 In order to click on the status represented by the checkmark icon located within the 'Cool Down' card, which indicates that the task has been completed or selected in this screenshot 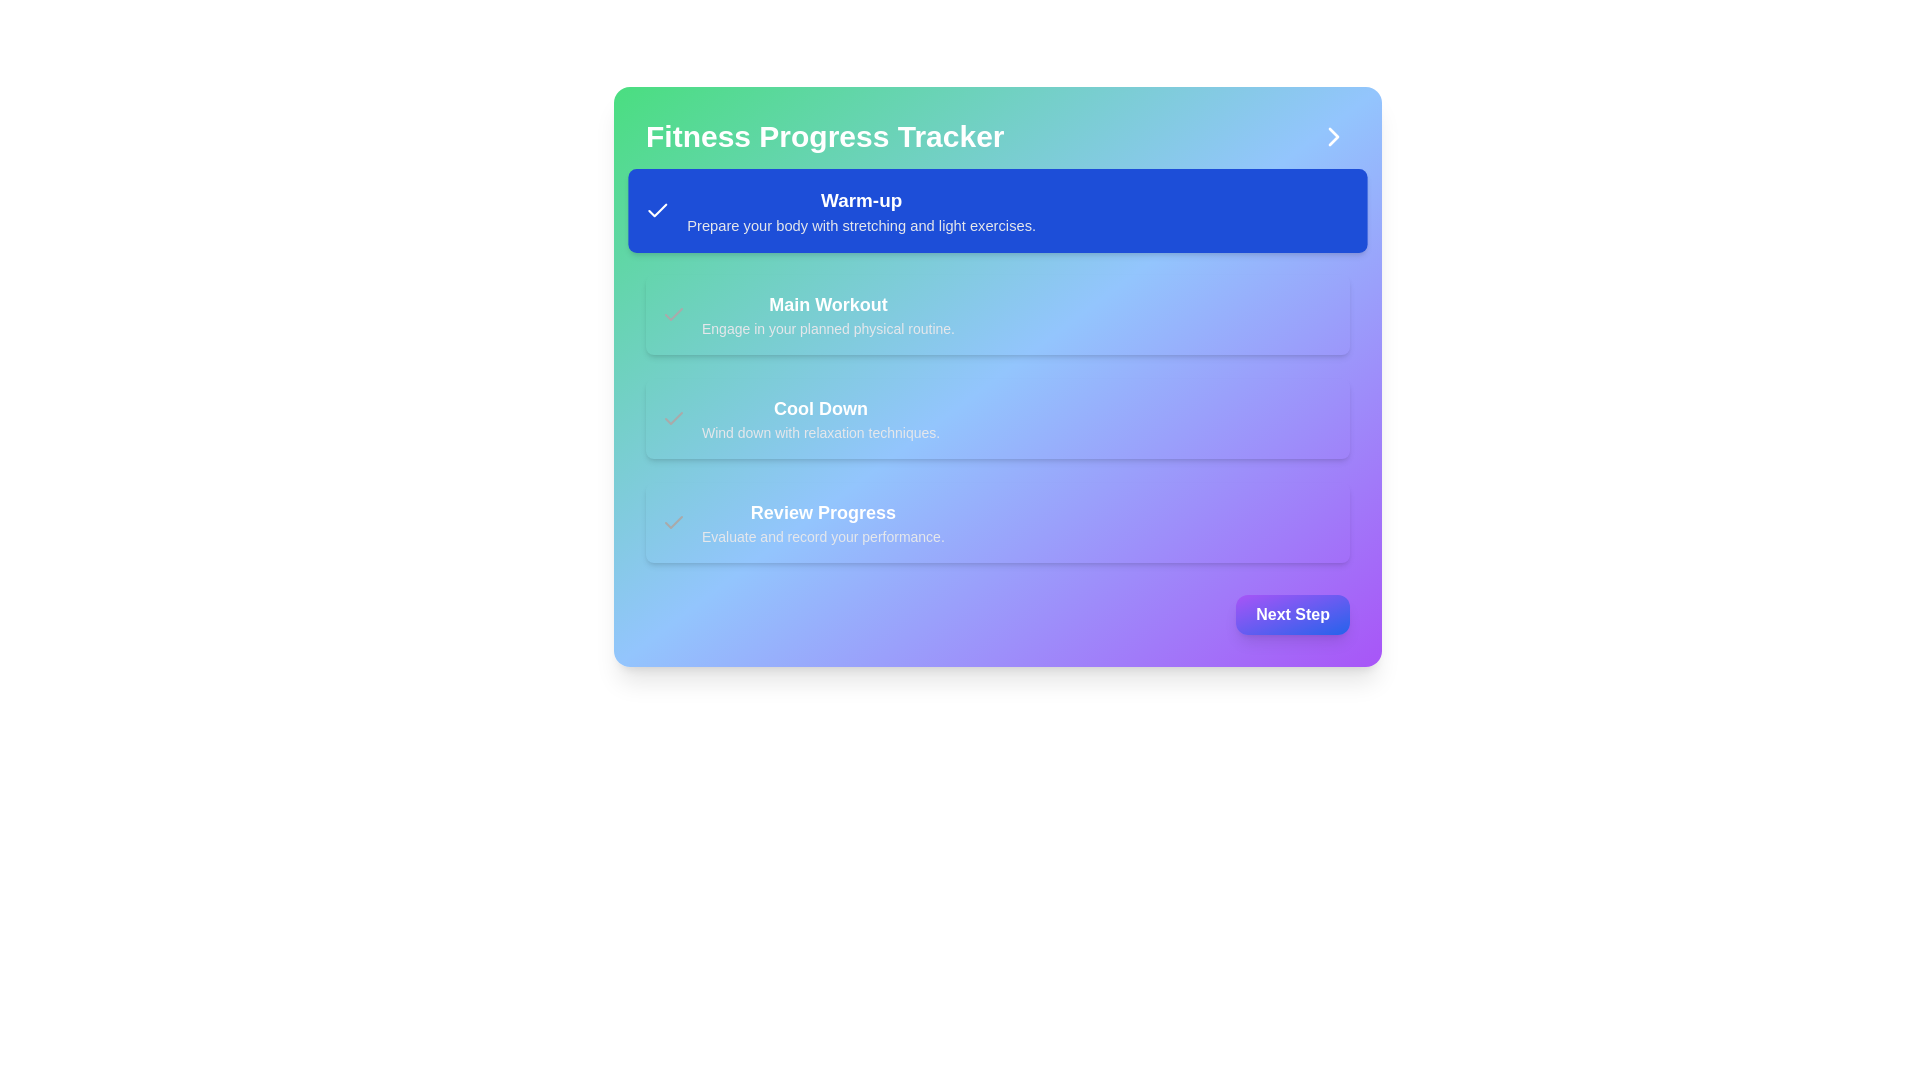, I will do `click(673, 313)`.